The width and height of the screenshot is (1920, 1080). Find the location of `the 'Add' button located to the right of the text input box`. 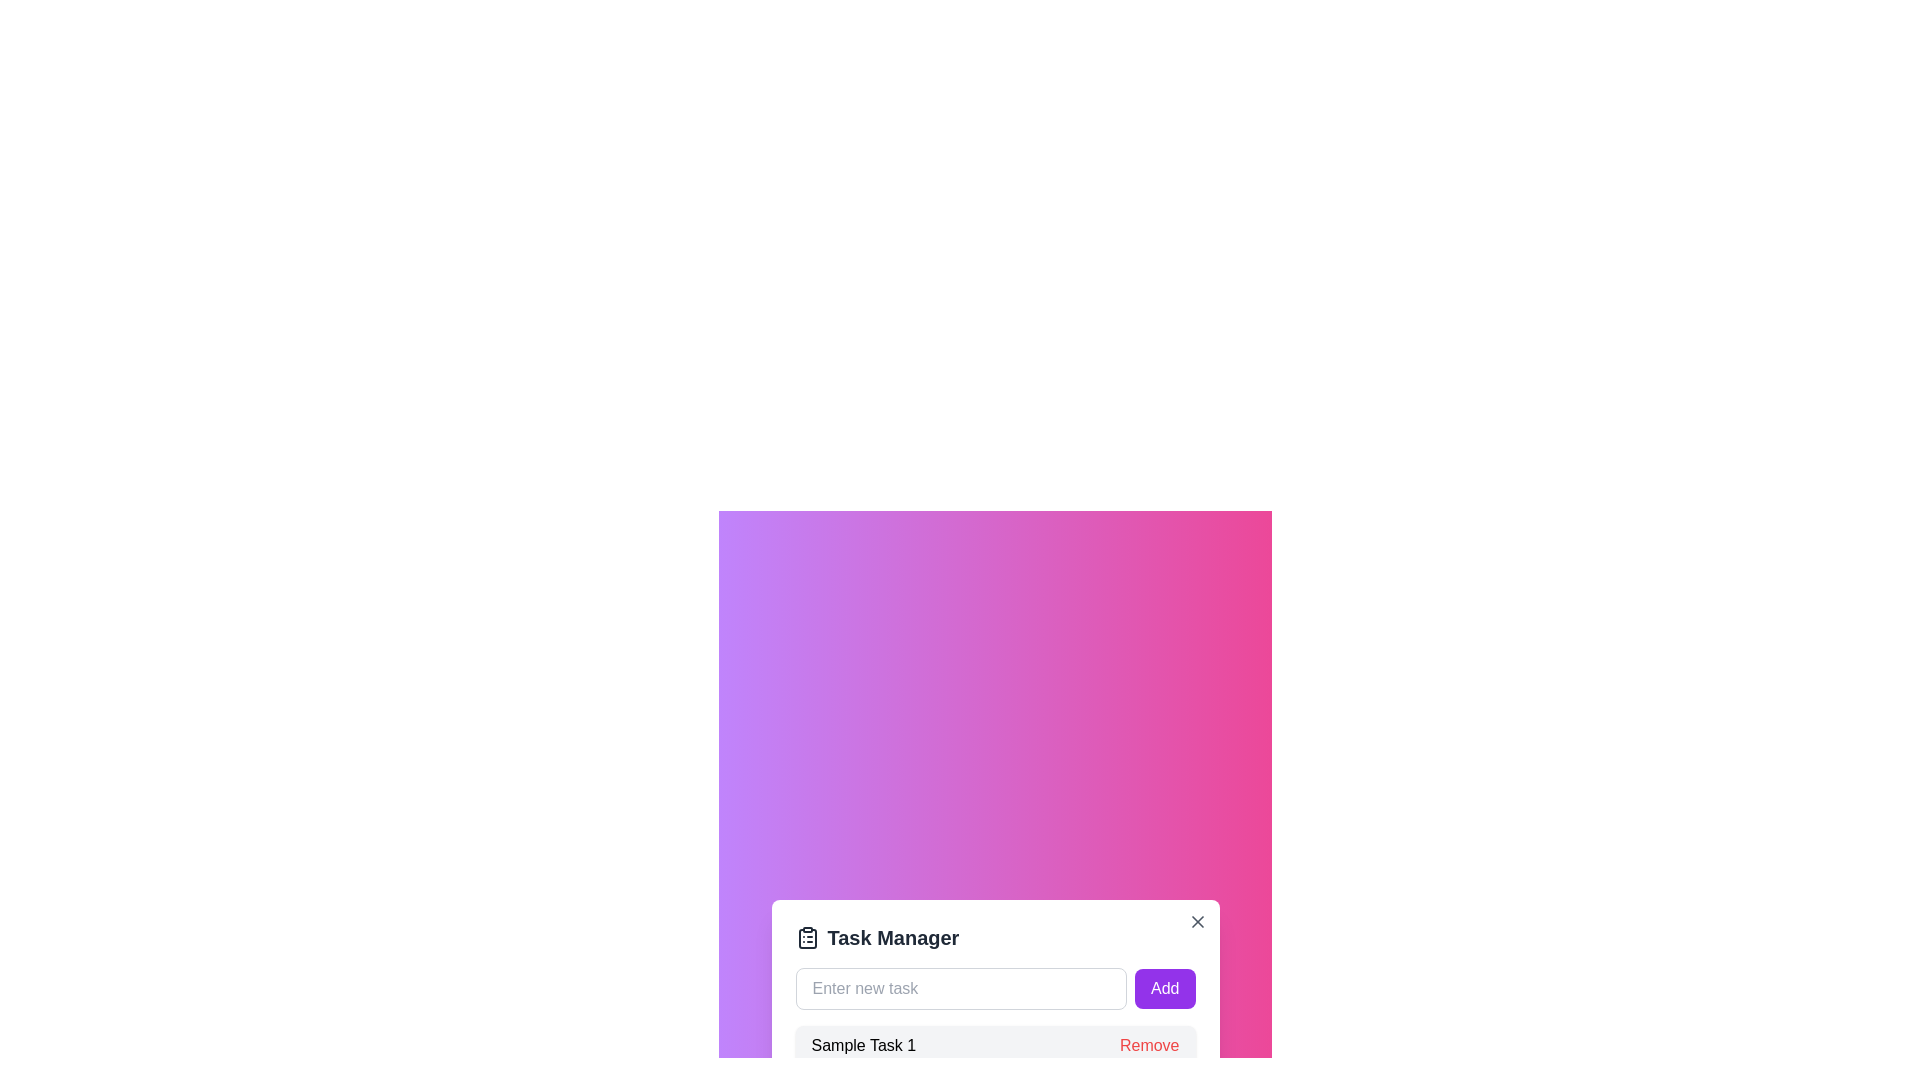

the 'Add' button located to the right of the text input box is located at coordinates (1165, 987).